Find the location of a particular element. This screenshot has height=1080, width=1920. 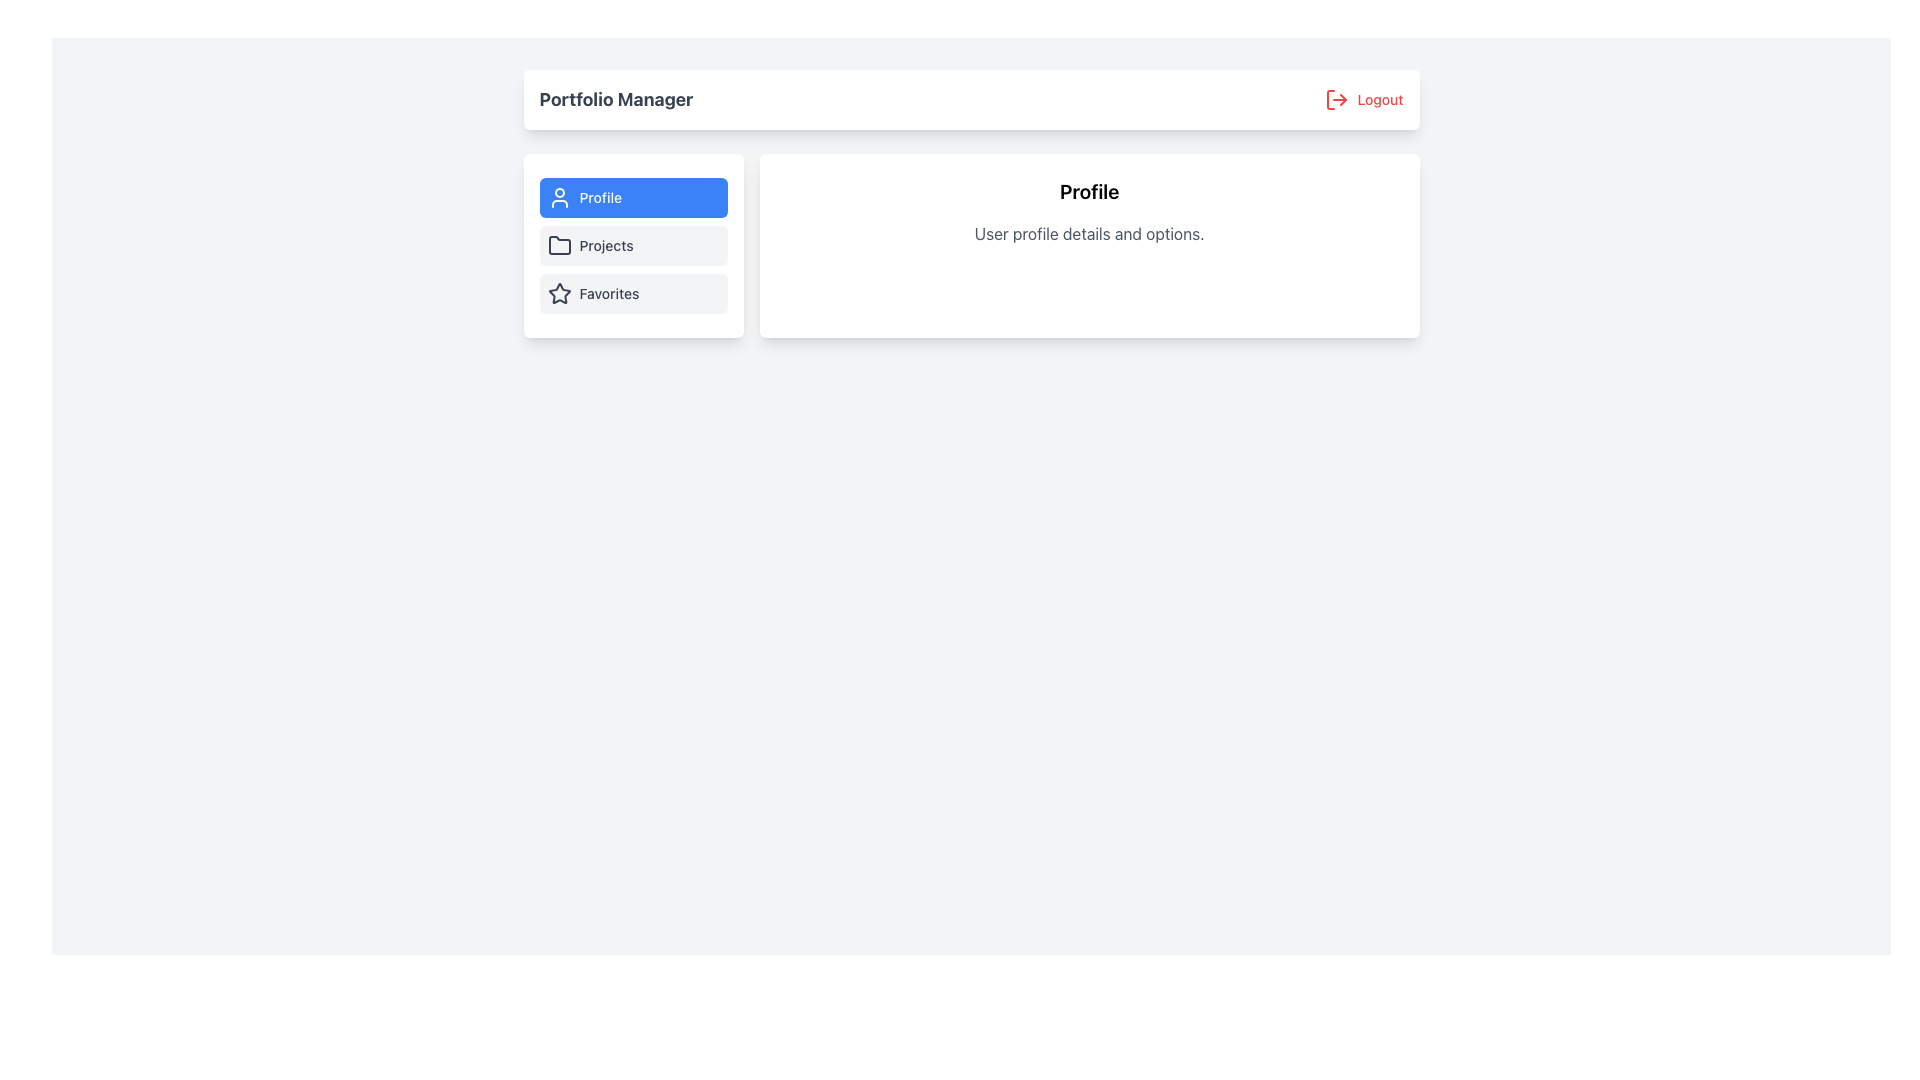

the folder icon in the vertical menu, which is styled with rounded edges and a top triangular cut-out, located below the profile icon and above the favorites icon is located at coordinates (559, 244).